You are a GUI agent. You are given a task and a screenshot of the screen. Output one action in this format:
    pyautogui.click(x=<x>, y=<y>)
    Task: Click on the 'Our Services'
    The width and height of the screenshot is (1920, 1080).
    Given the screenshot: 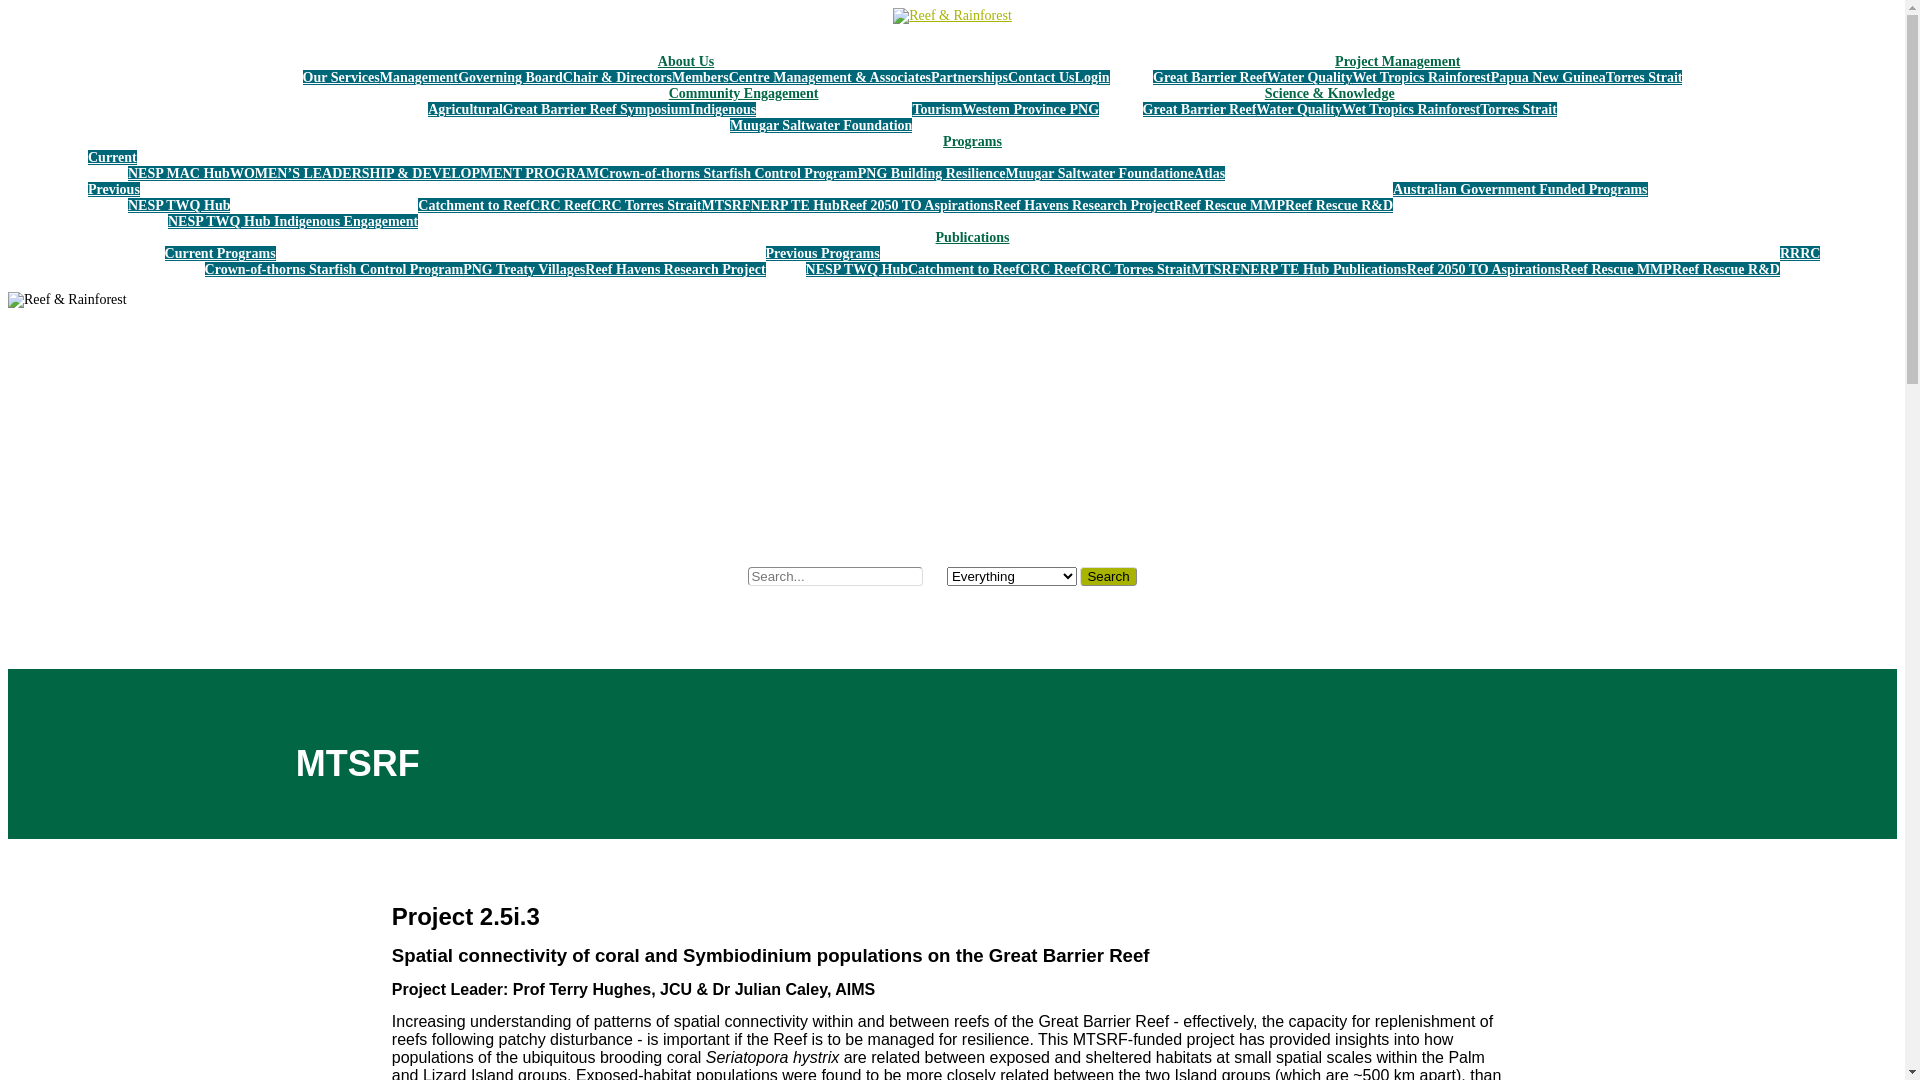 What is the action you would take?
    pyautogui.click(x=301, y=76)
    